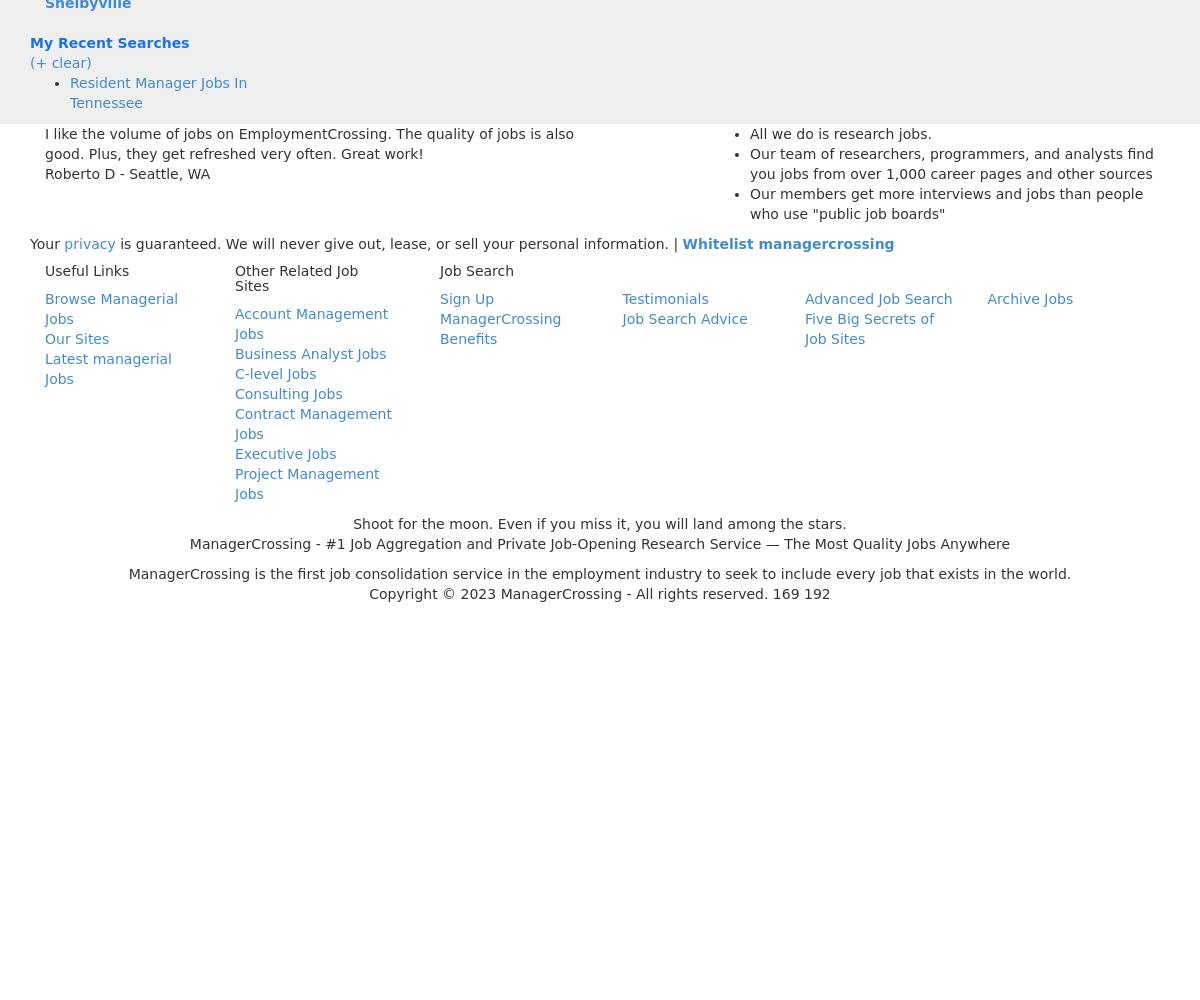  What do you see at coordinates (750, 202) in the screenshot?
I see `'Our members get more interviews and jobs than people who use "public job boards"'` at bounding box center [750, 202].